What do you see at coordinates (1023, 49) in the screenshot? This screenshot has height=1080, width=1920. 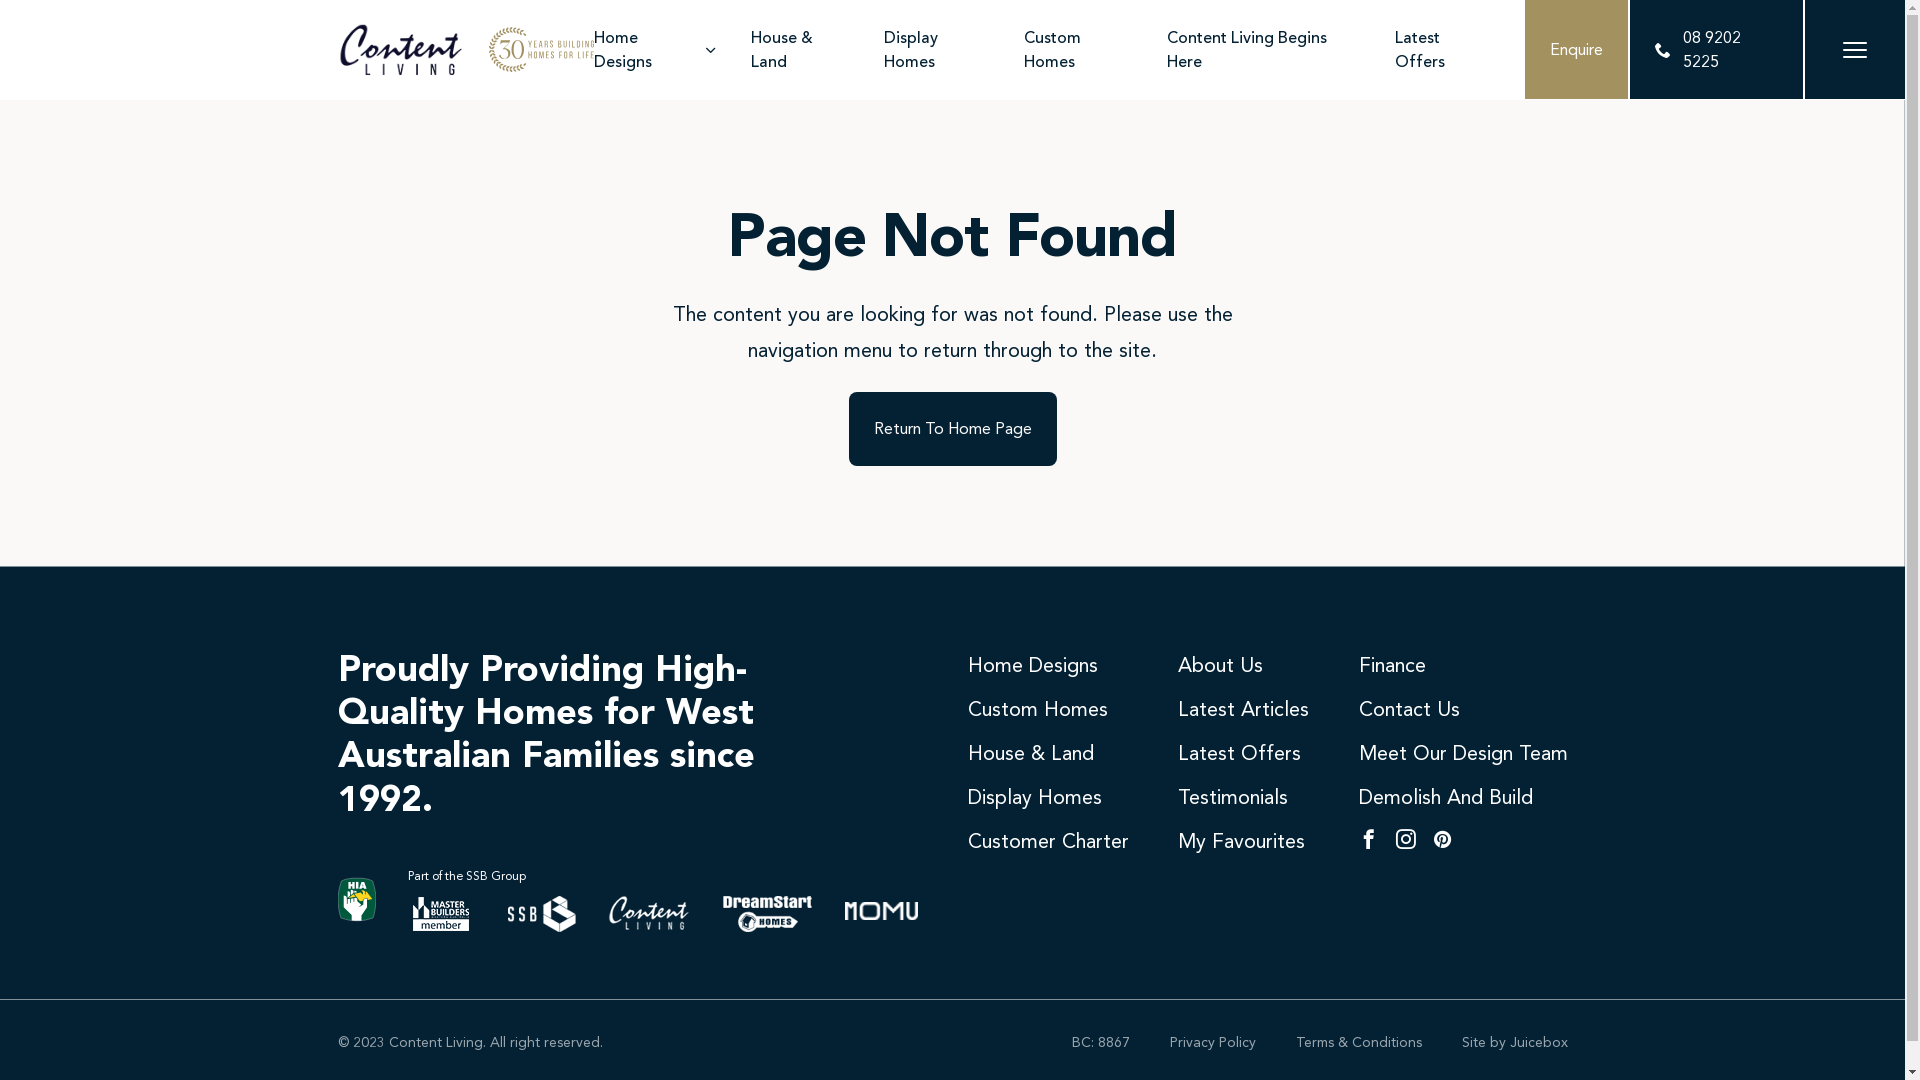 I see `'Custom Homes'` at bounding box center [1023, 49].